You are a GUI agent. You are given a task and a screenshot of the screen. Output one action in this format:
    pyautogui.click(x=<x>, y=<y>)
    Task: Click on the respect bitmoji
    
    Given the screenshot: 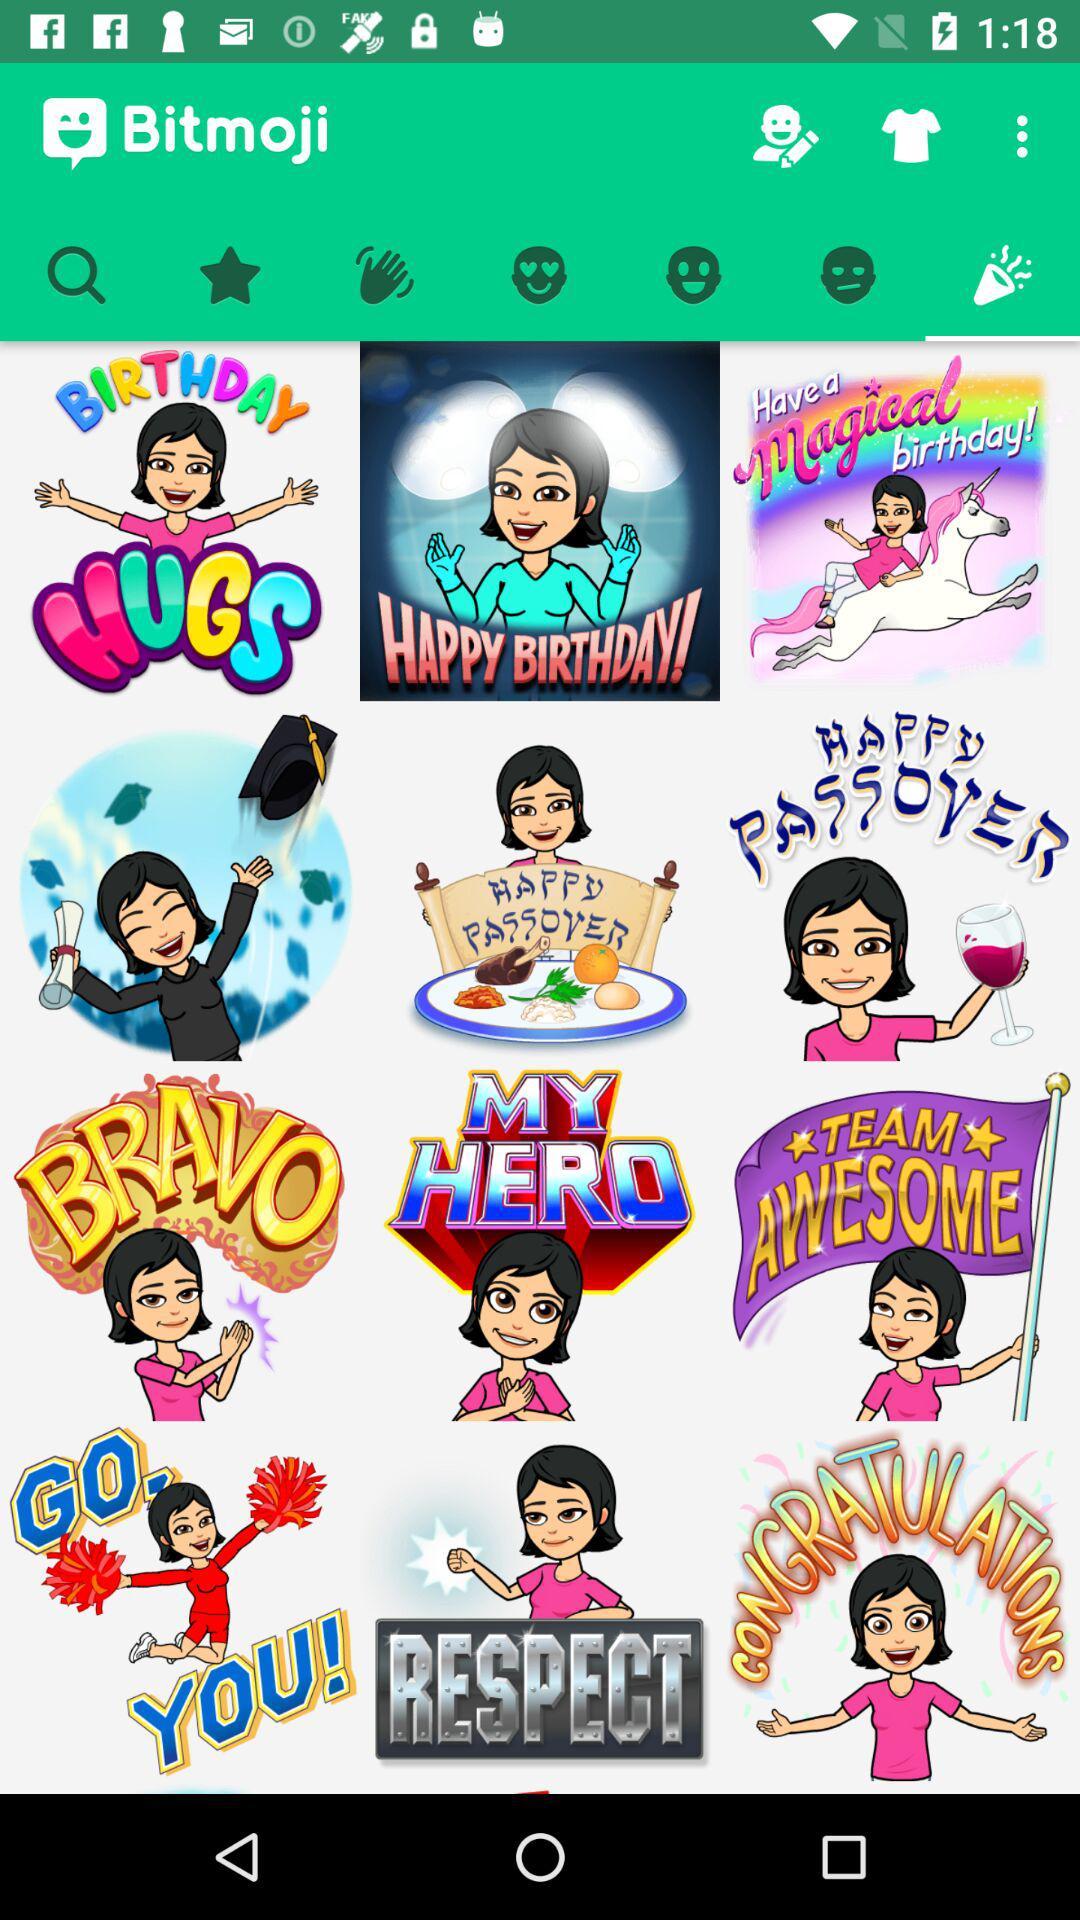 What is the action you would take?
    pyautogui.click(x=540, y=1601)
    